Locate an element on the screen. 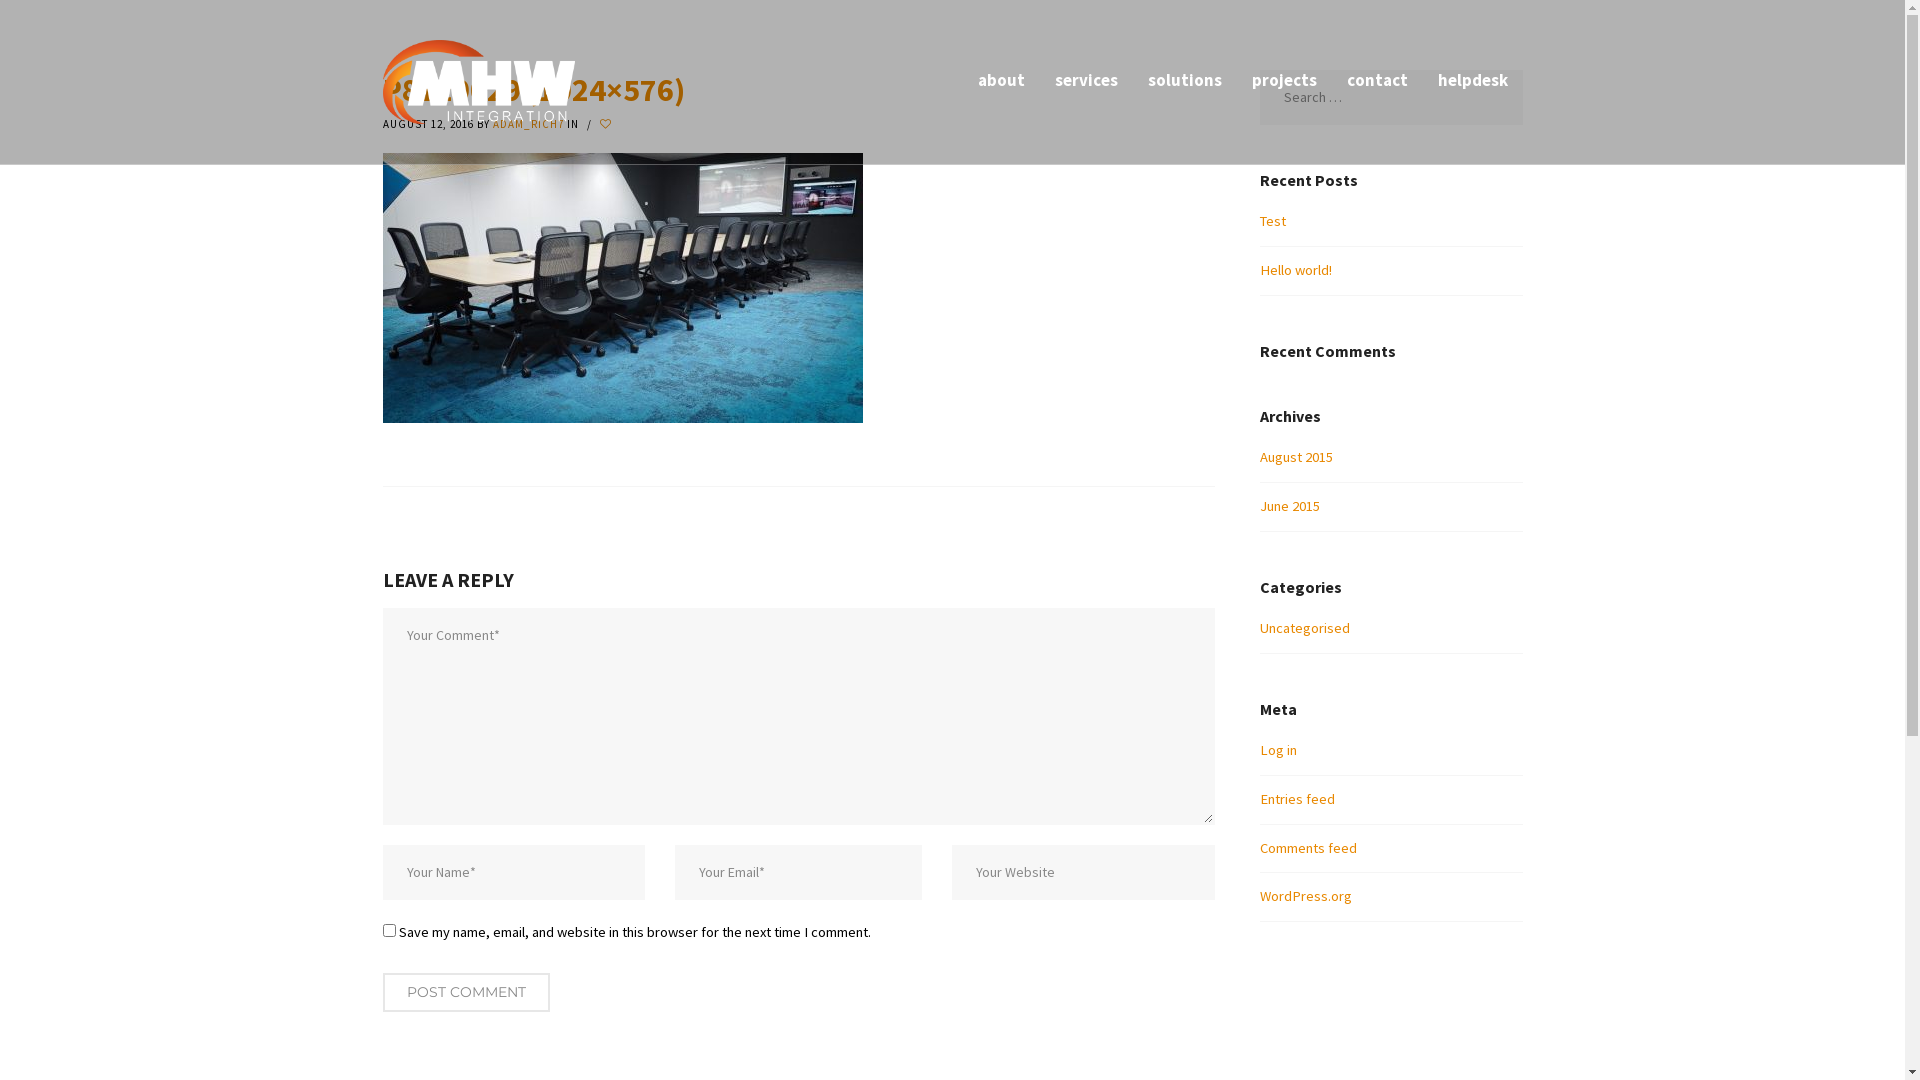  'Entries feed' is located at coordinates (1297, 797).